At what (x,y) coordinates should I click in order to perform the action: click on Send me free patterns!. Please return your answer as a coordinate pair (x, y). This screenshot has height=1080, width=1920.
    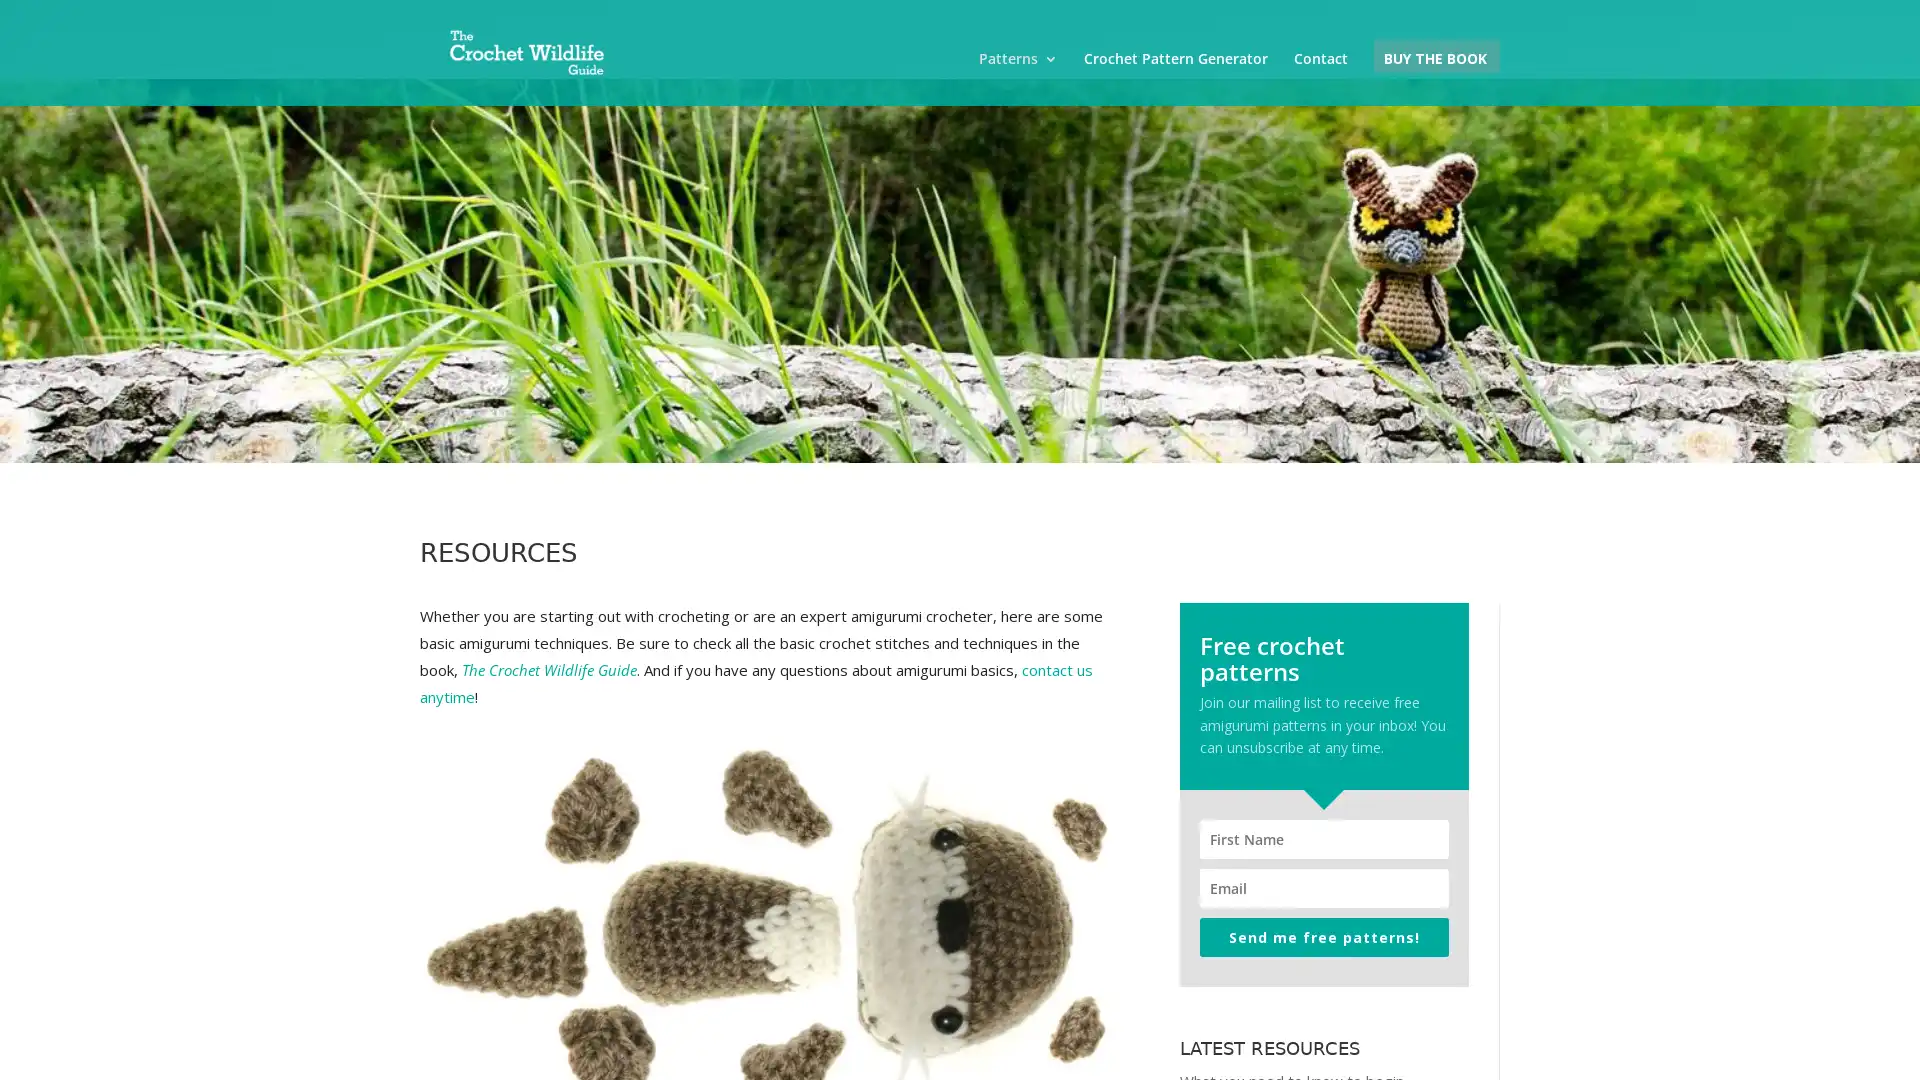
    Looking at the image, I should click on (1323, 936).